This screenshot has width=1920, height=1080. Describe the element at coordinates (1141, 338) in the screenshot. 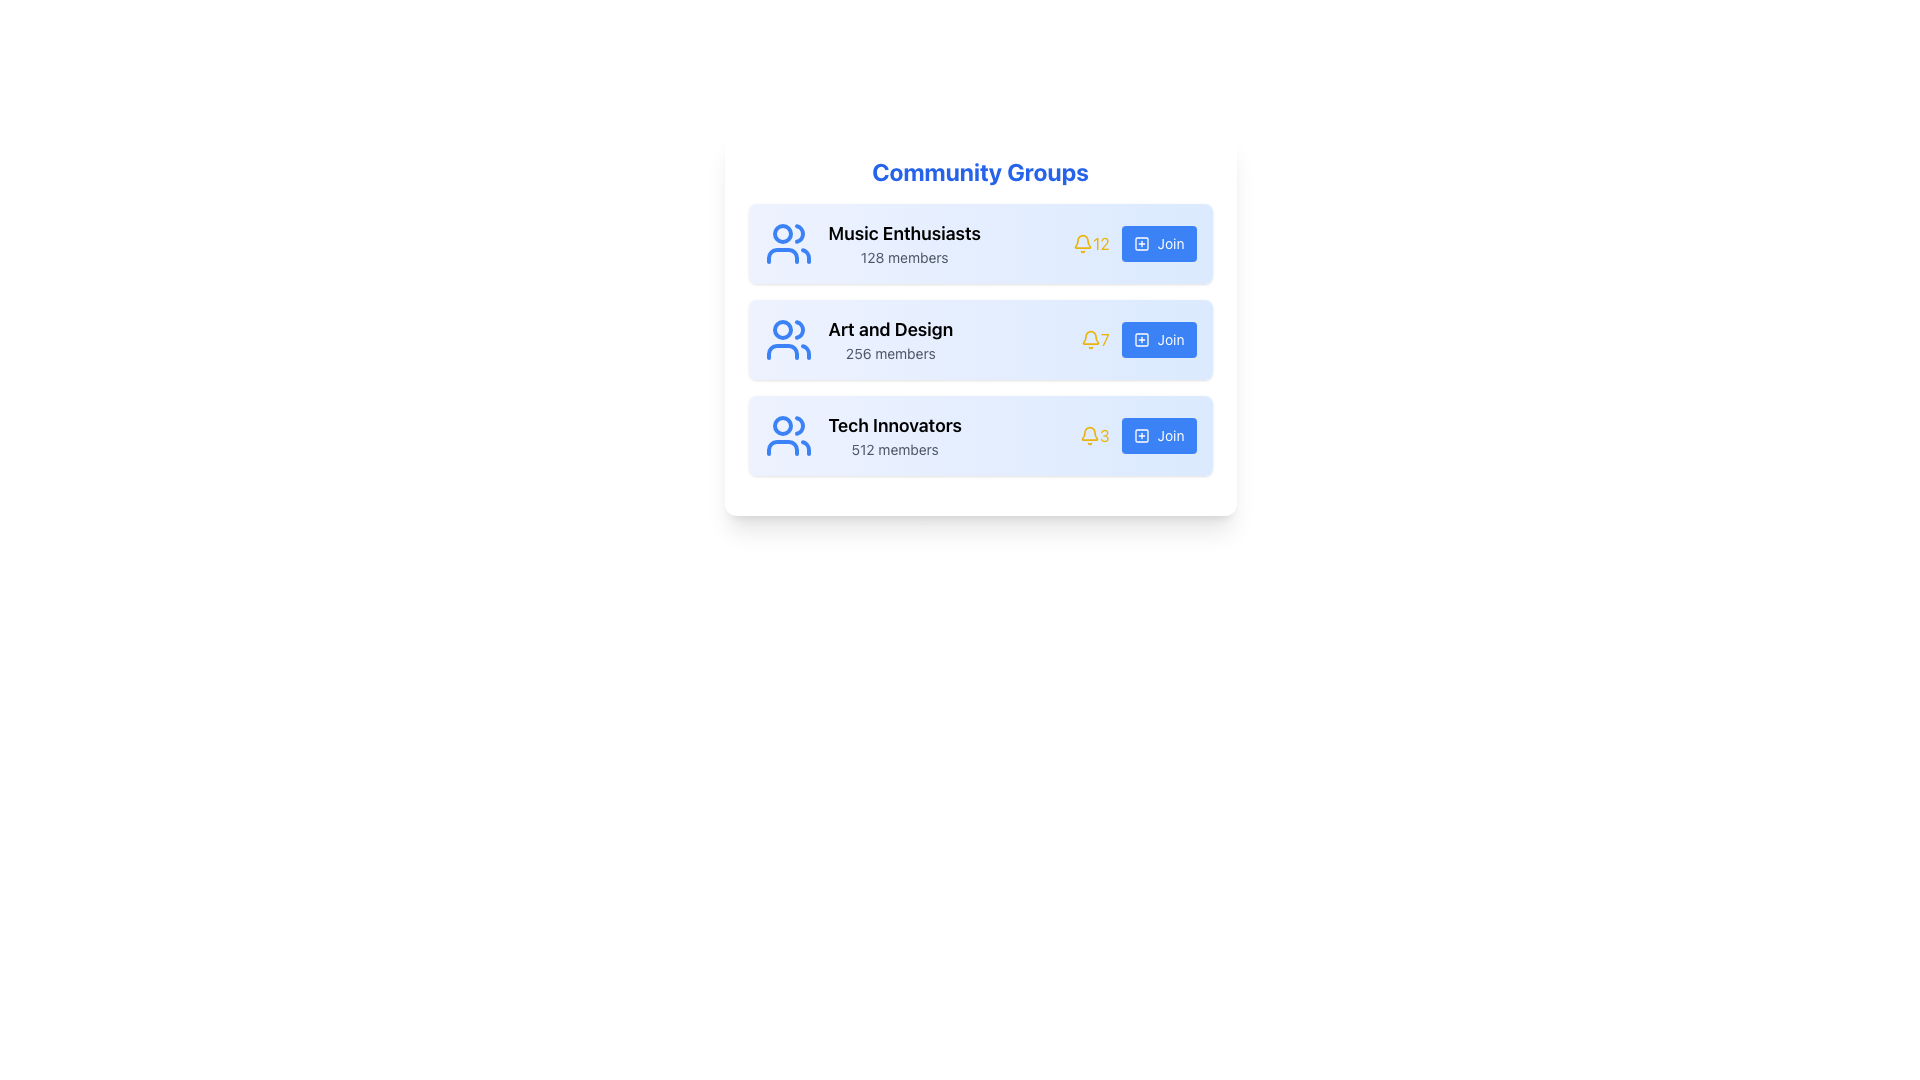

I see `the square icon with a plus sign to initiate the join action for the 'Art and Design' community group` at that location.